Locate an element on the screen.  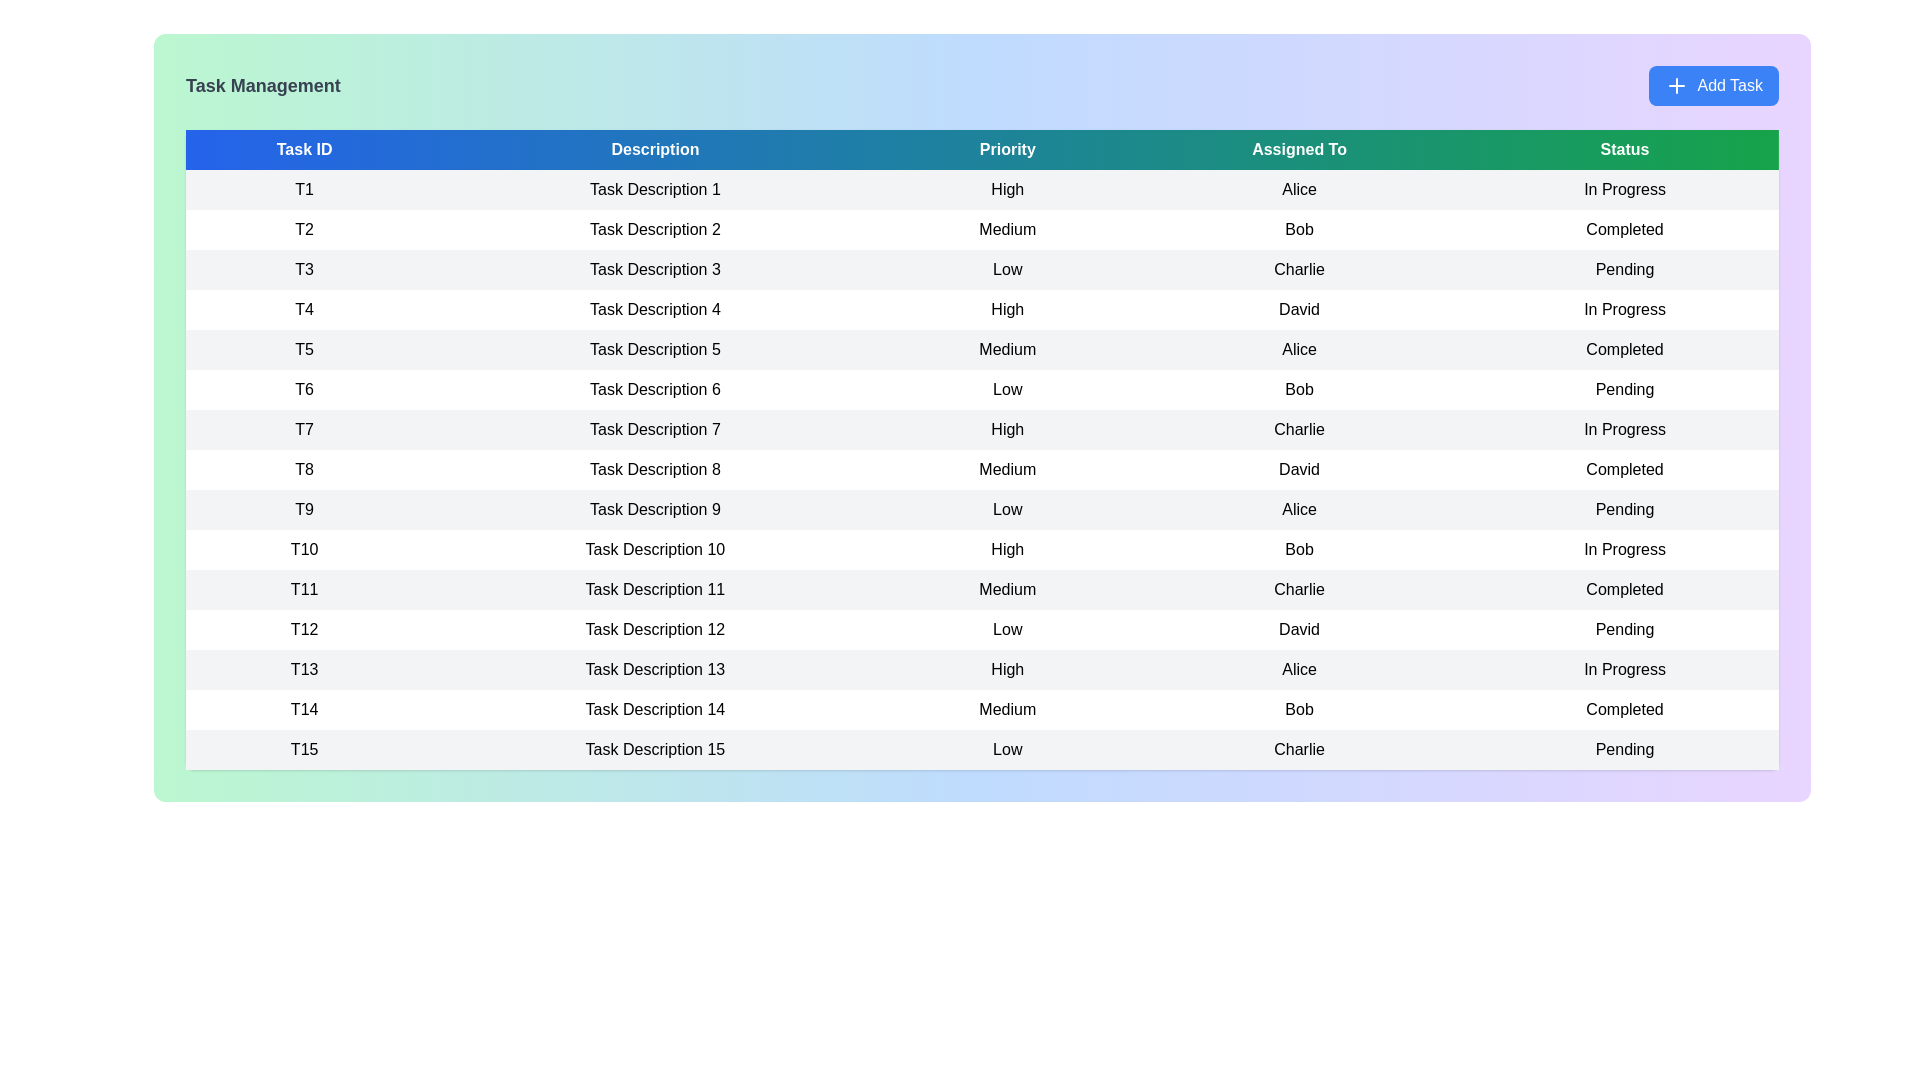
'Add Task' button to open the task creation form is located at coordinates (1712, 84).